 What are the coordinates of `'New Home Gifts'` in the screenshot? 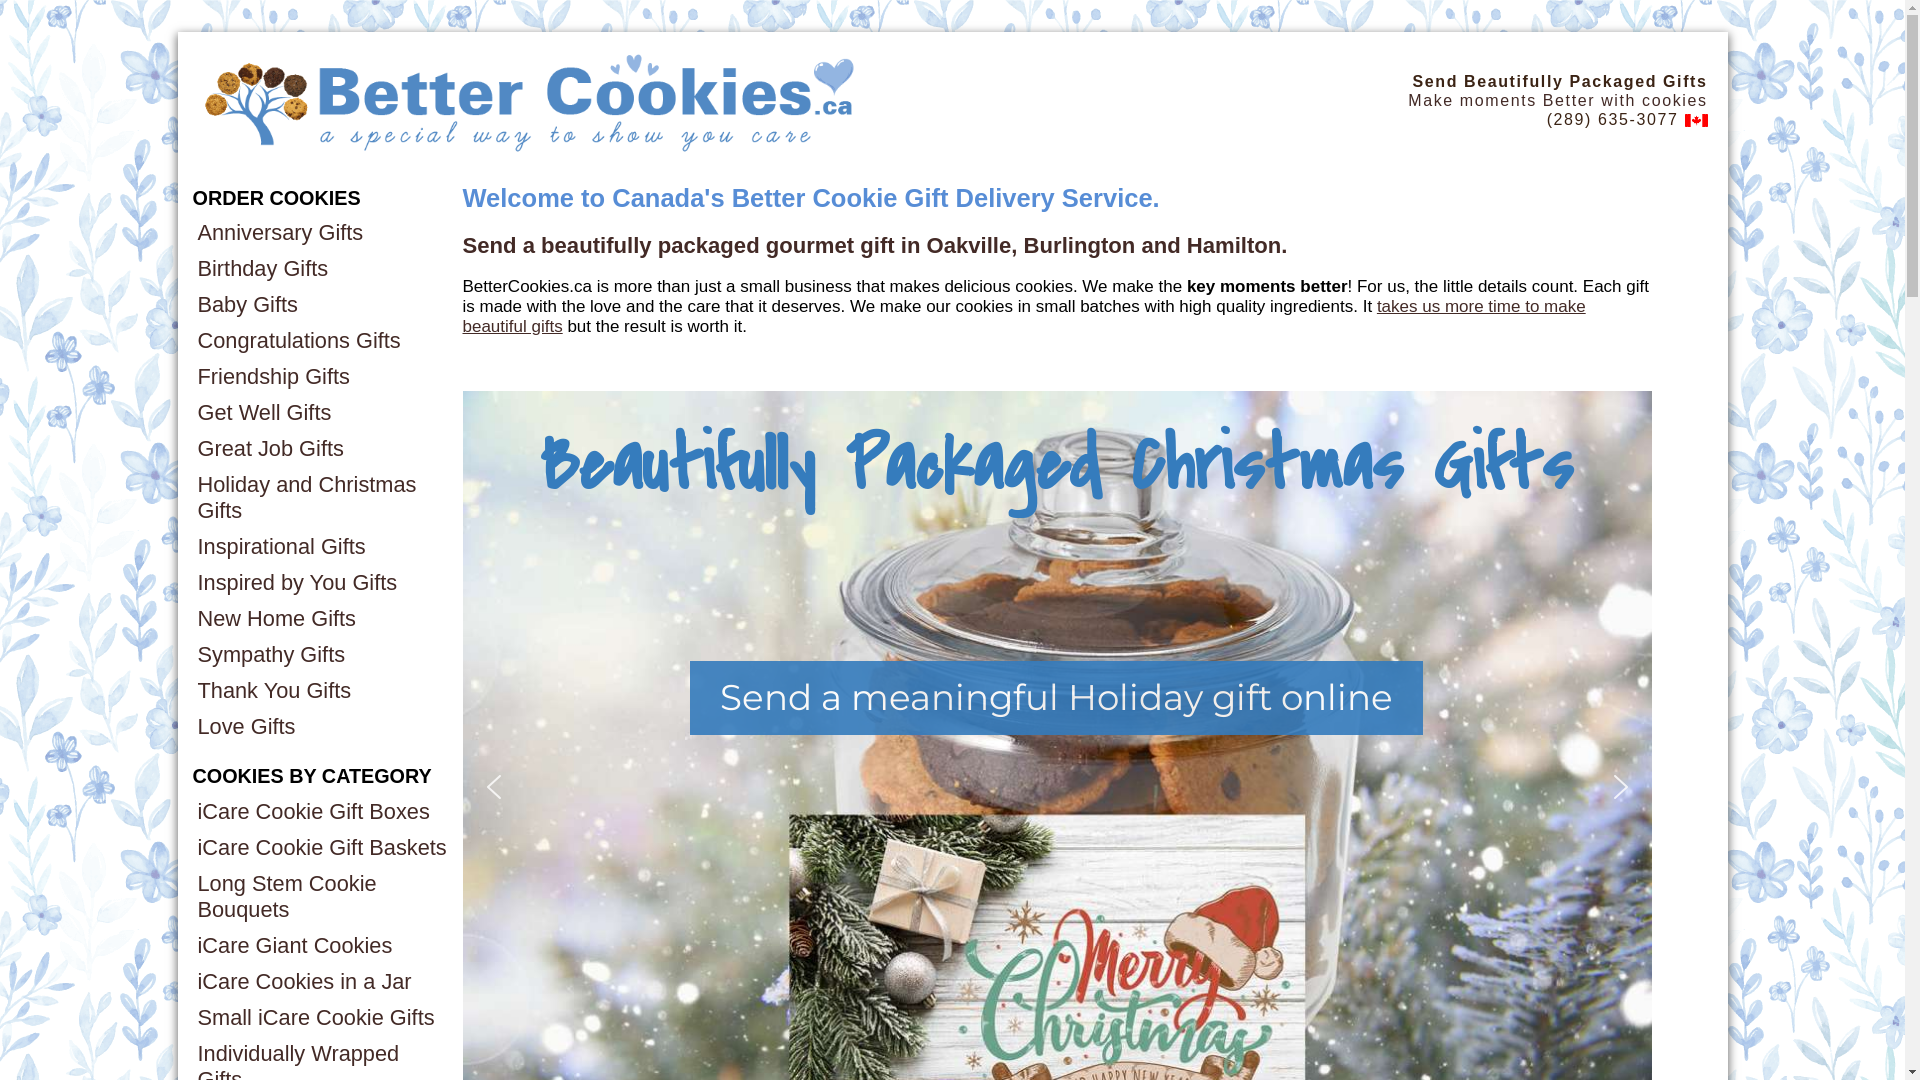 It's located at (321, 617).